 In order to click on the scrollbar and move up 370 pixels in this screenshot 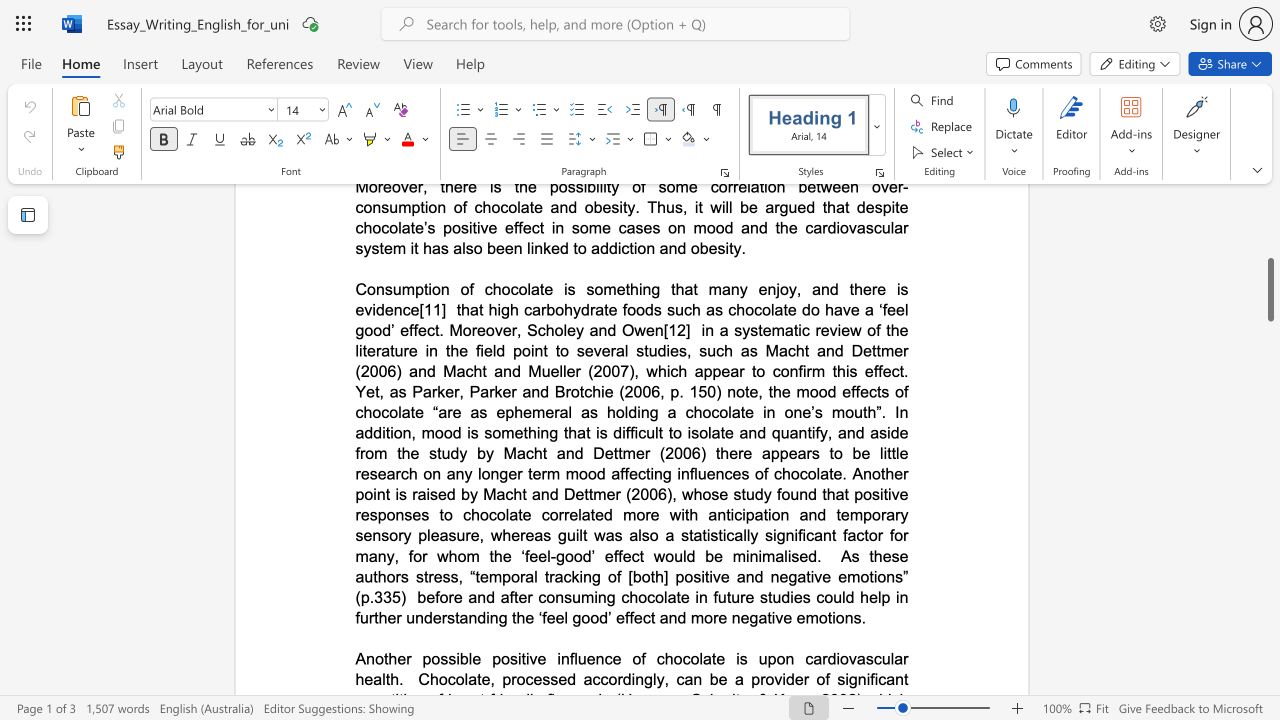, I will do `click(1269, 341)`.